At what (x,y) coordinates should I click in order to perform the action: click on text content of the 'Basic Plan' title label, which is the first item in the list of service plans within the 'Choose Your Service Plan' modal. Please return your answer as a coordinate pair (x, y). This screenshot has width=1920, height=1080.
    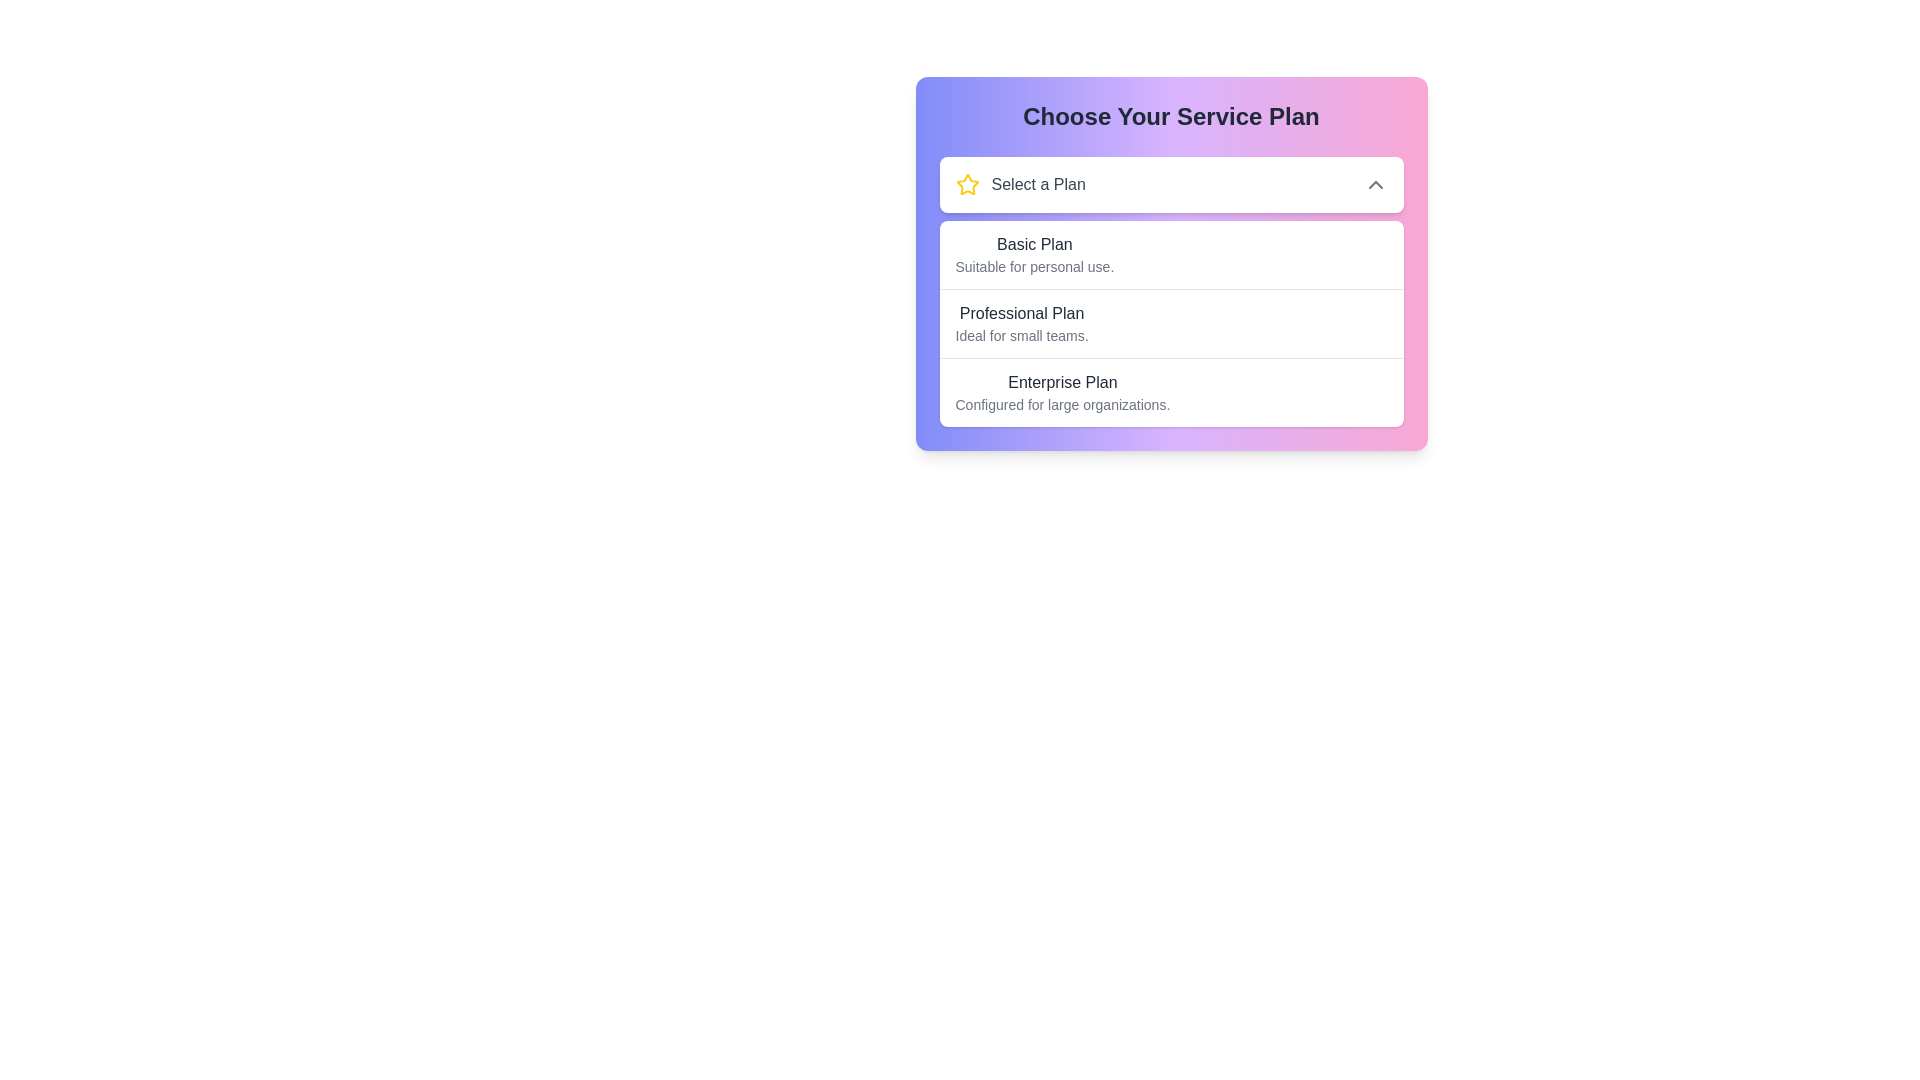
    Looking at the image, I should click on (1034, 244).